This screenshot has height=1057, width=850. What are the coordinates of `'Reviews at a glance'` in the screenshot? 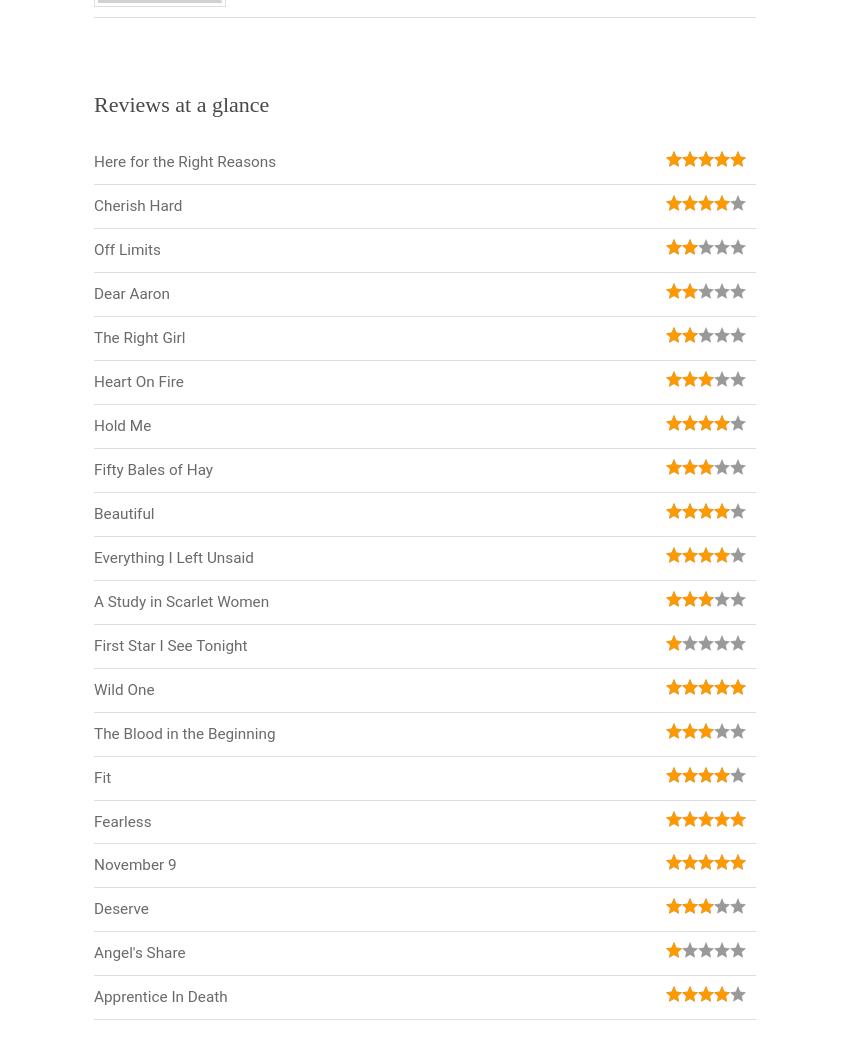 It's located at (180, 103).